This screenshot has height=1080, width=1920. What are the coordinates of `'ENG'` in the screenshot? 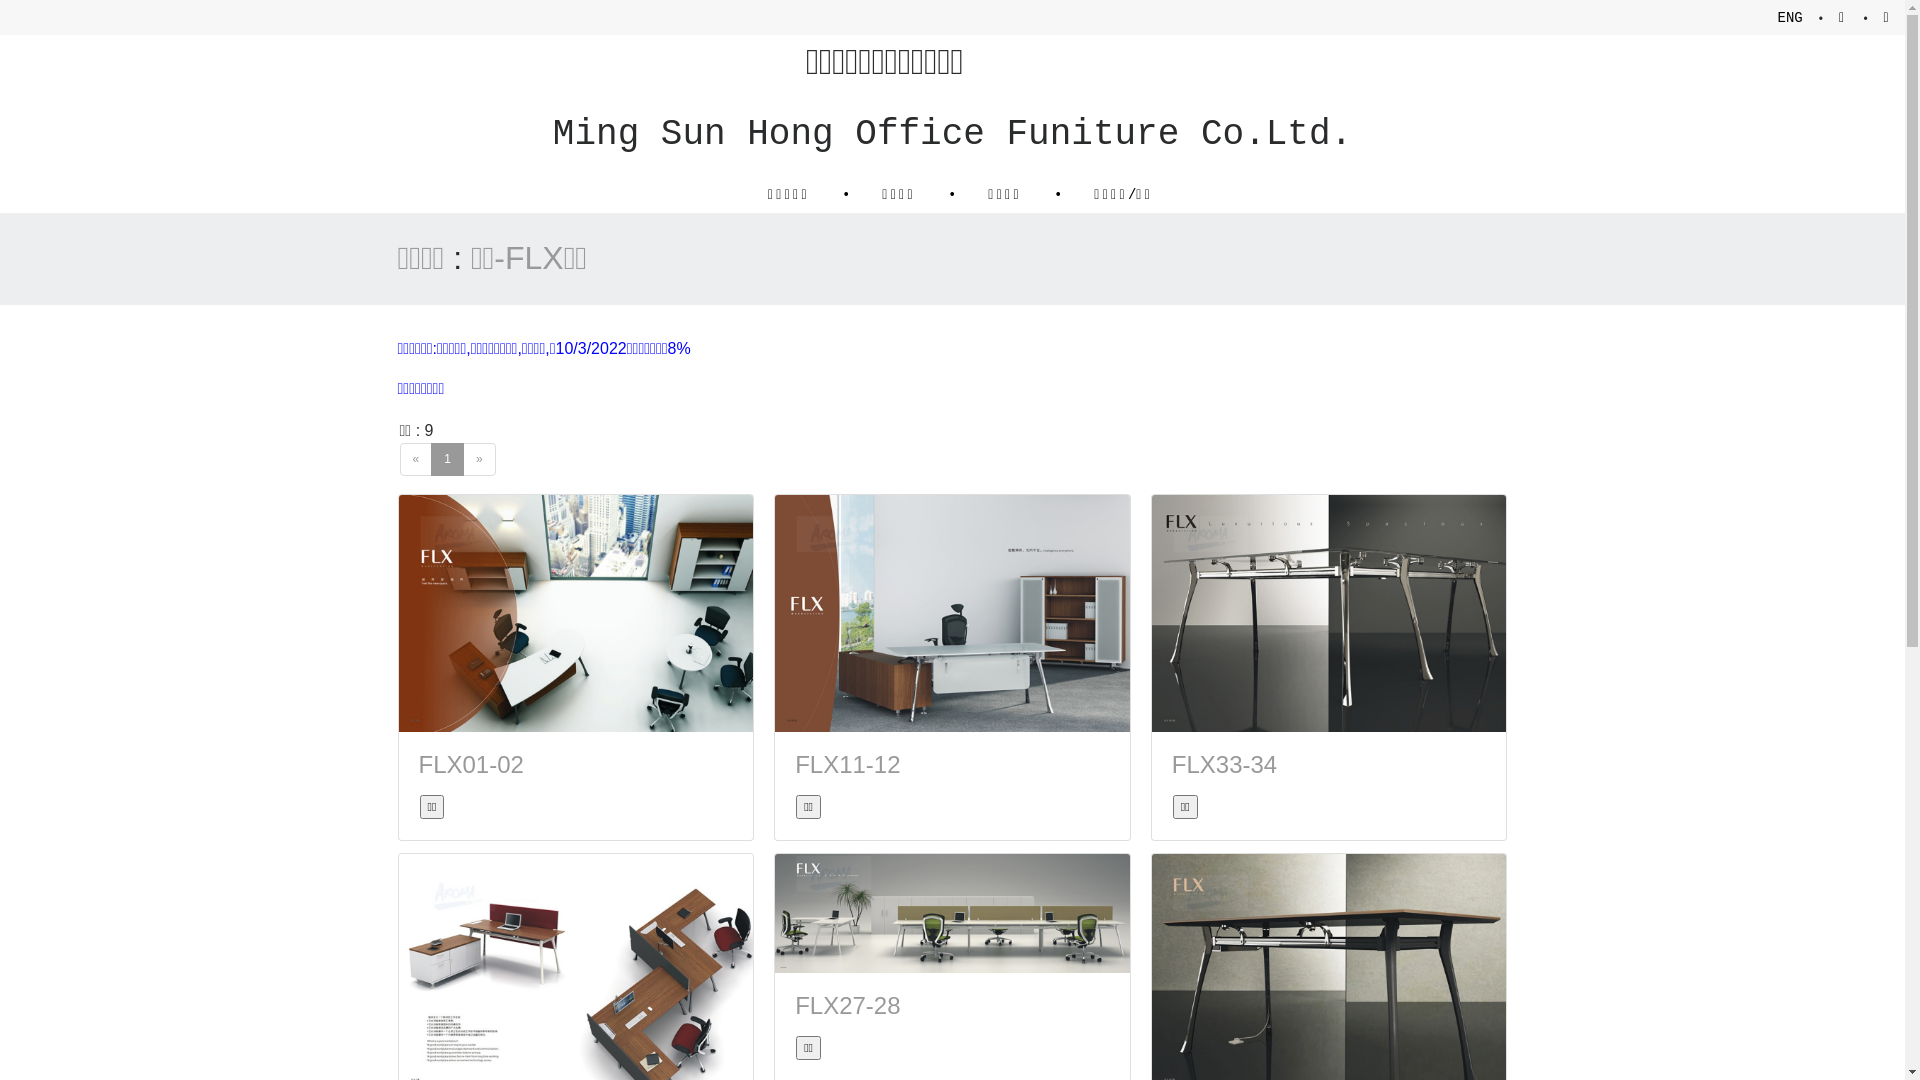 It's located at (1790, 18).